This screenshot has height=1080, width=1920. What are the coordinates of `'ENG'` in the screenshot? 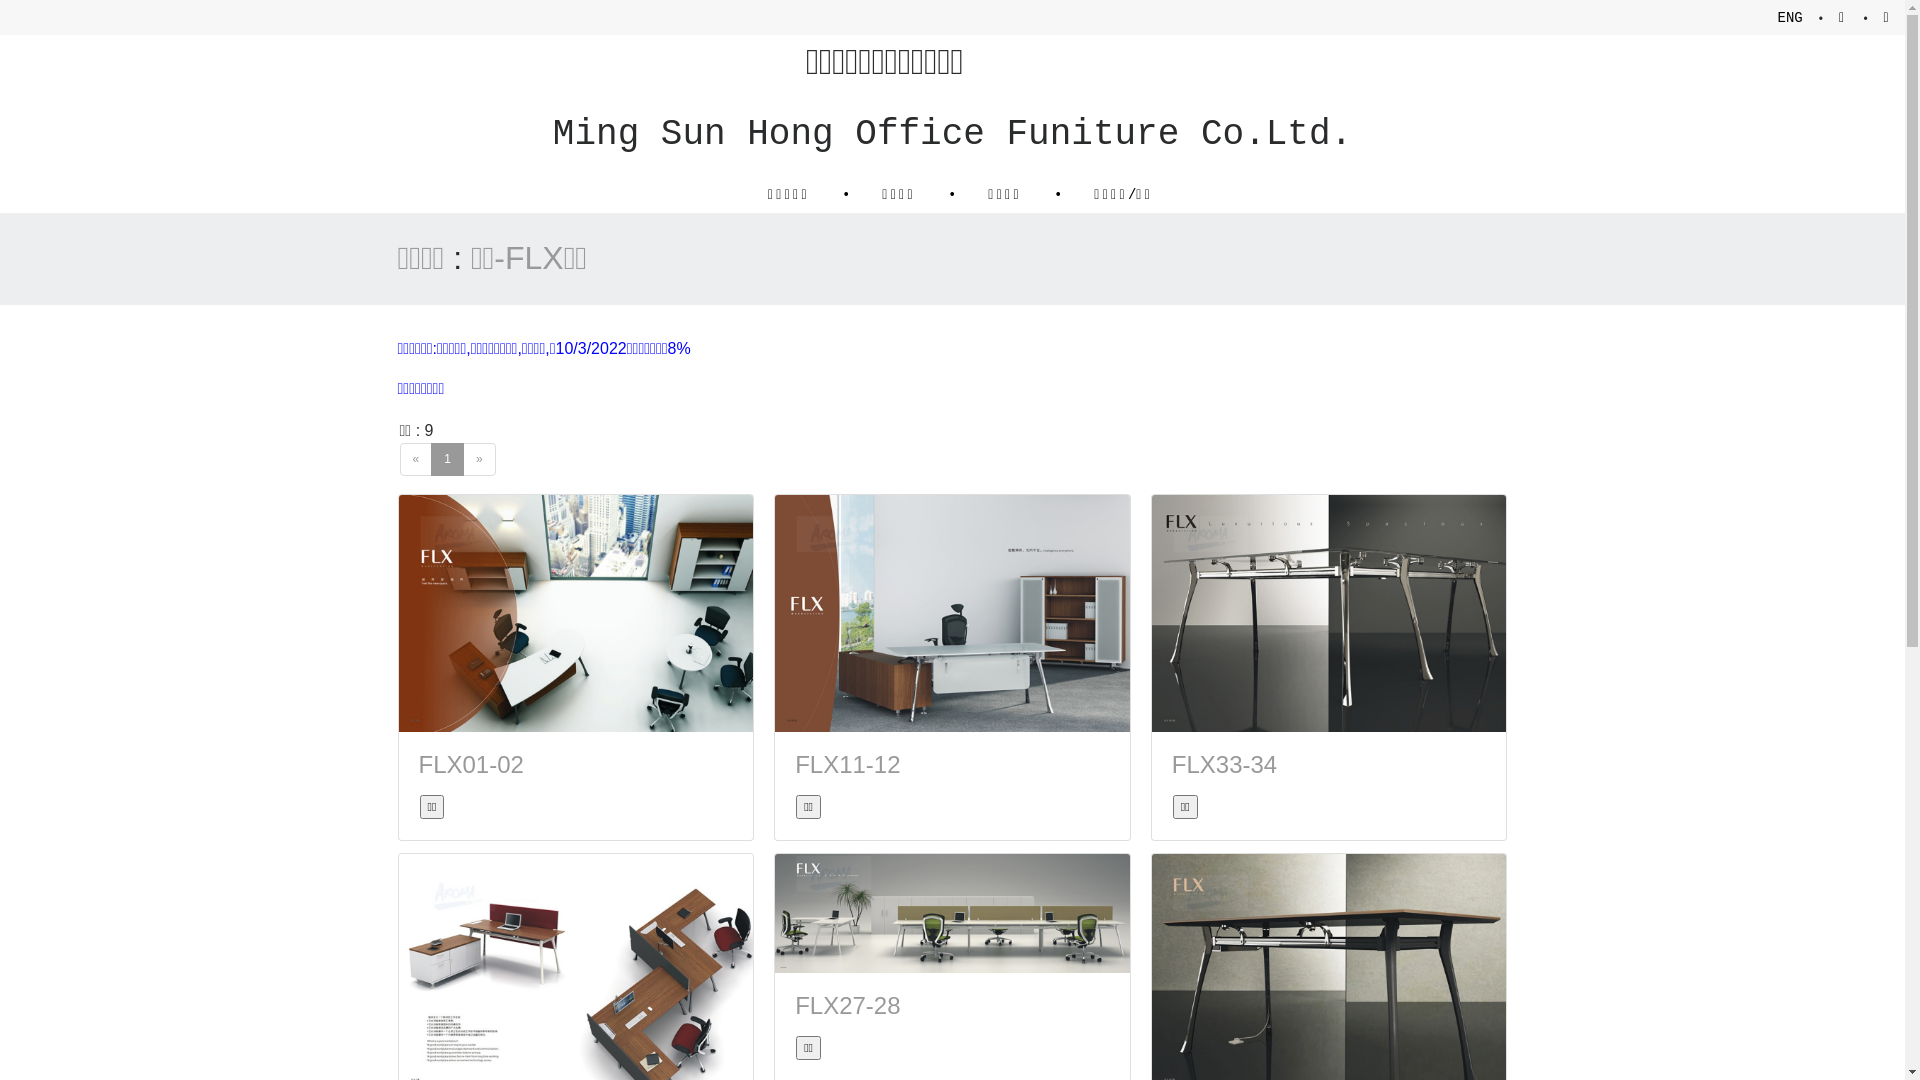 It's located at (1790, 18).